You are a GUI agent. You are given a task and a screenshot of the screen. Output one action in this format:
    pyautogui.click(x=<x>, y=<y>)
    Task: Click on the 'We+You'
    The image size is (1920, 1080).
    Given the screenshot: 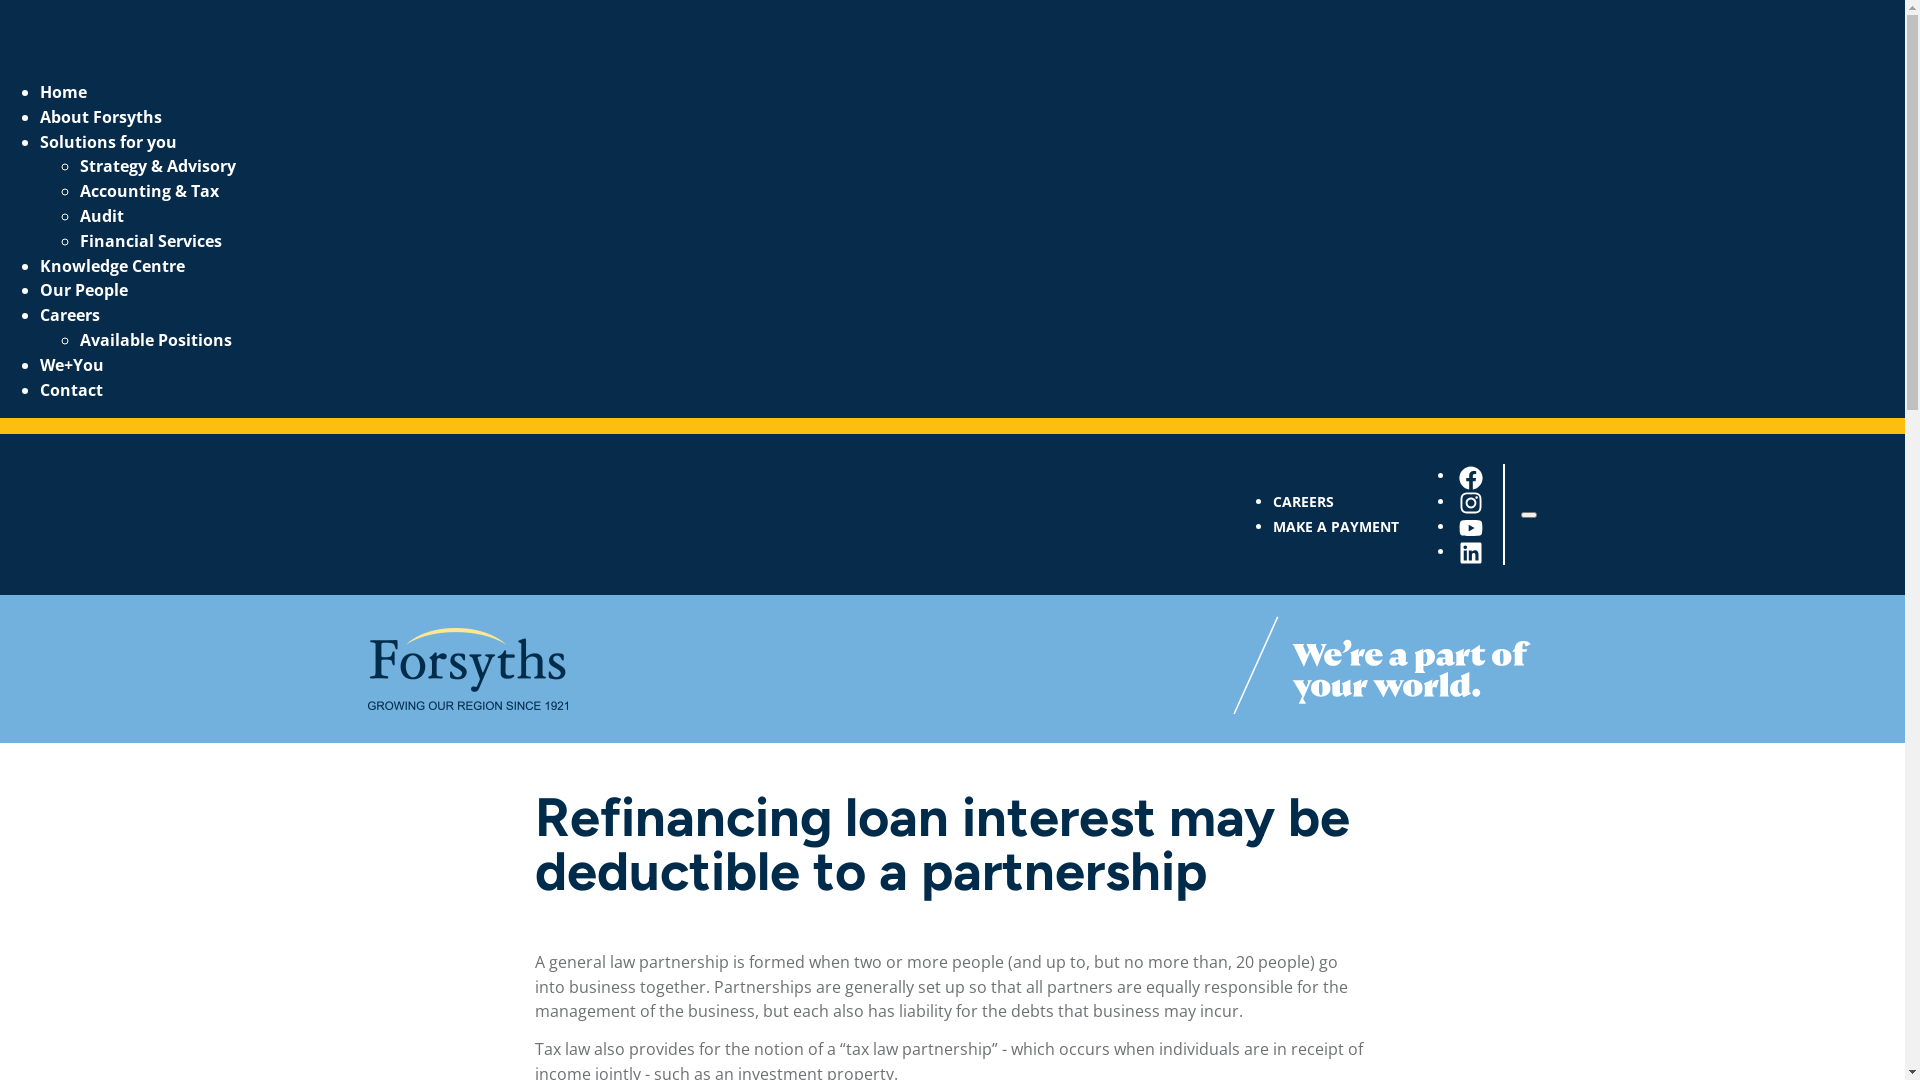 What is the action you would take?
    pyautogui.click(x=72, y=365)
    